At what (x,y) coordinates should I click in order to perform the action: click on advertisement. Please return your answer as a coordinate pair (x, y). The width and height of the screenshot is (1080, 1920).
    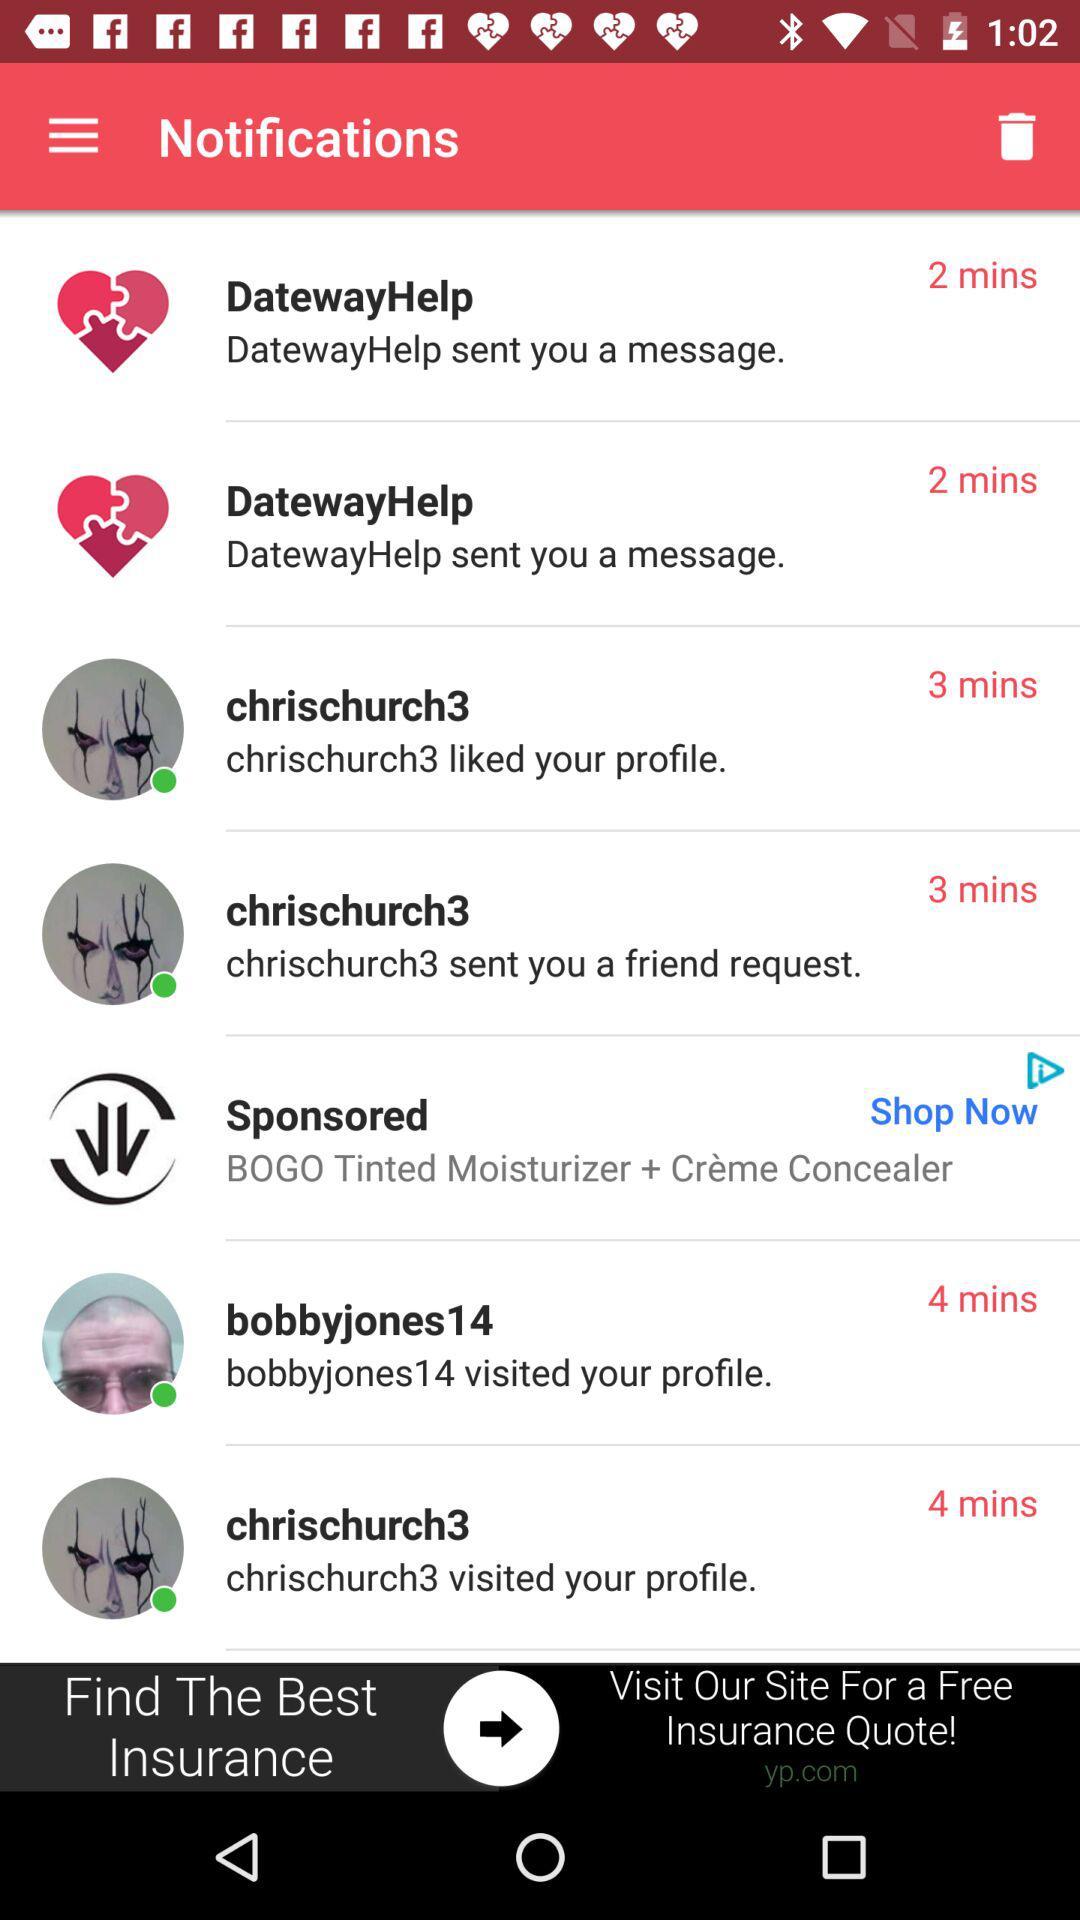
    Looking at the image, I should click on (540, 1727).